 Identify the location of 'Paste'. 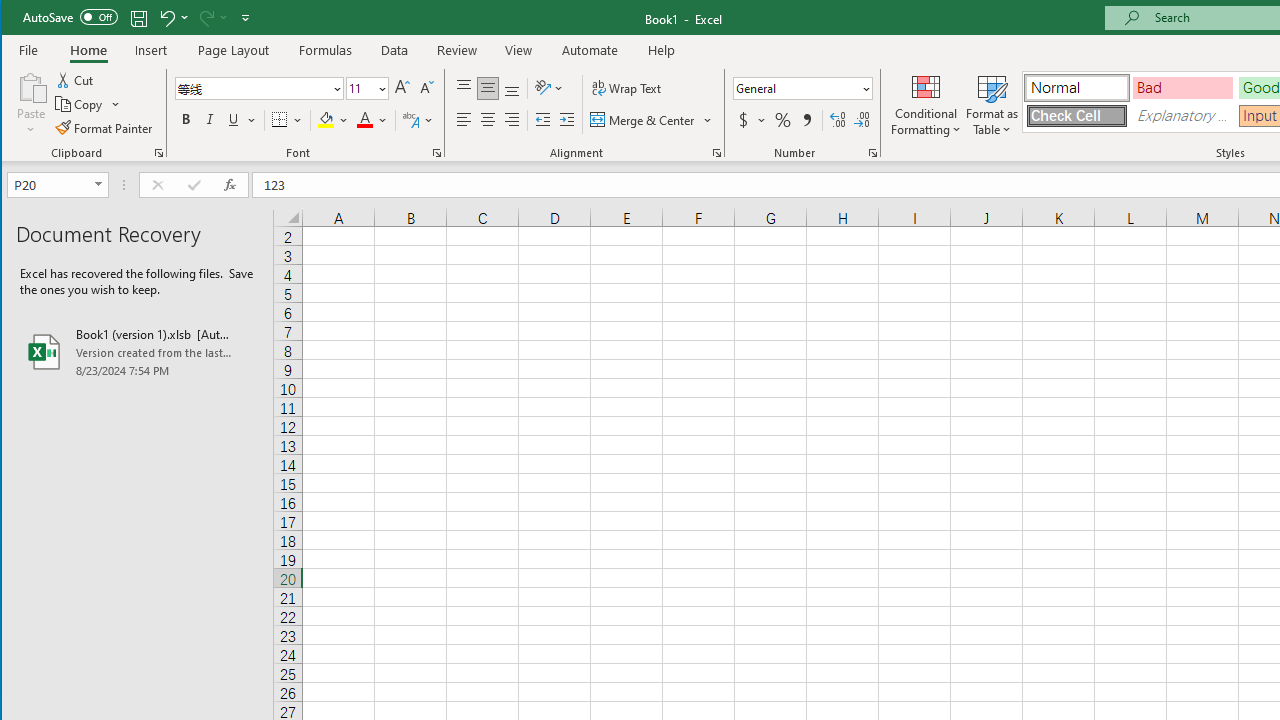
(31, 104).